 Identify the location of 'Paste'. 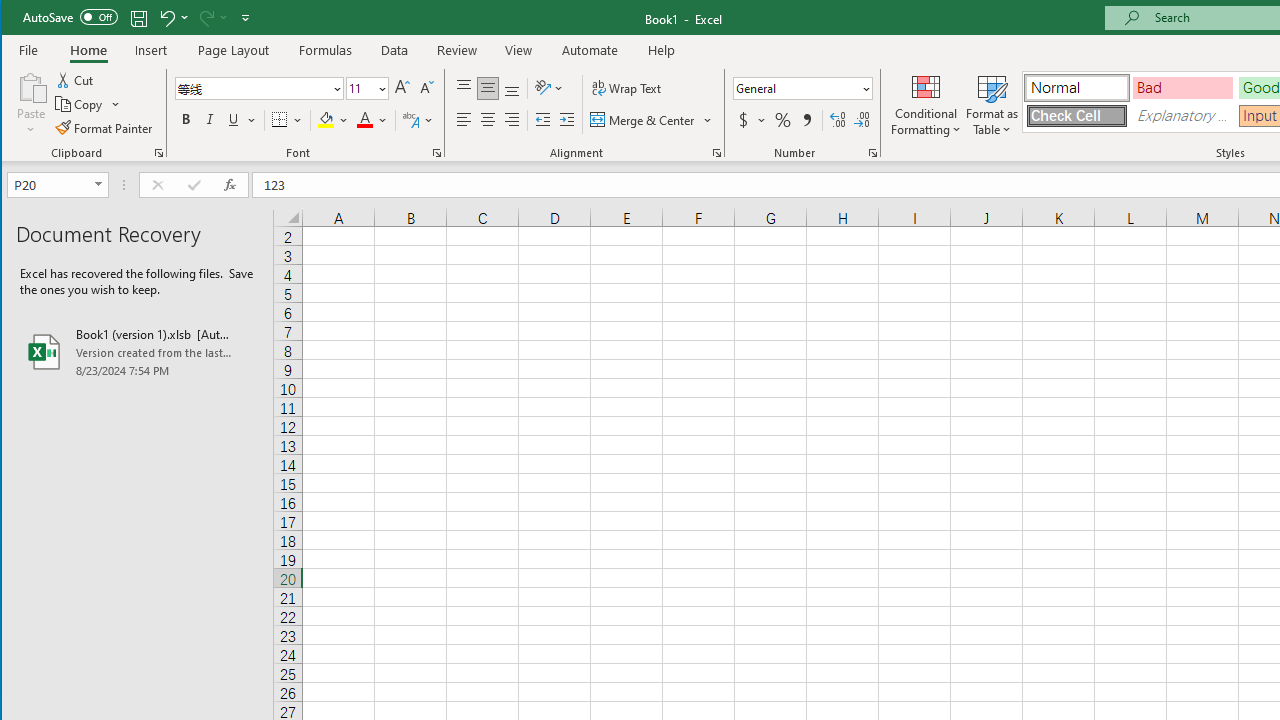
(31, 104).